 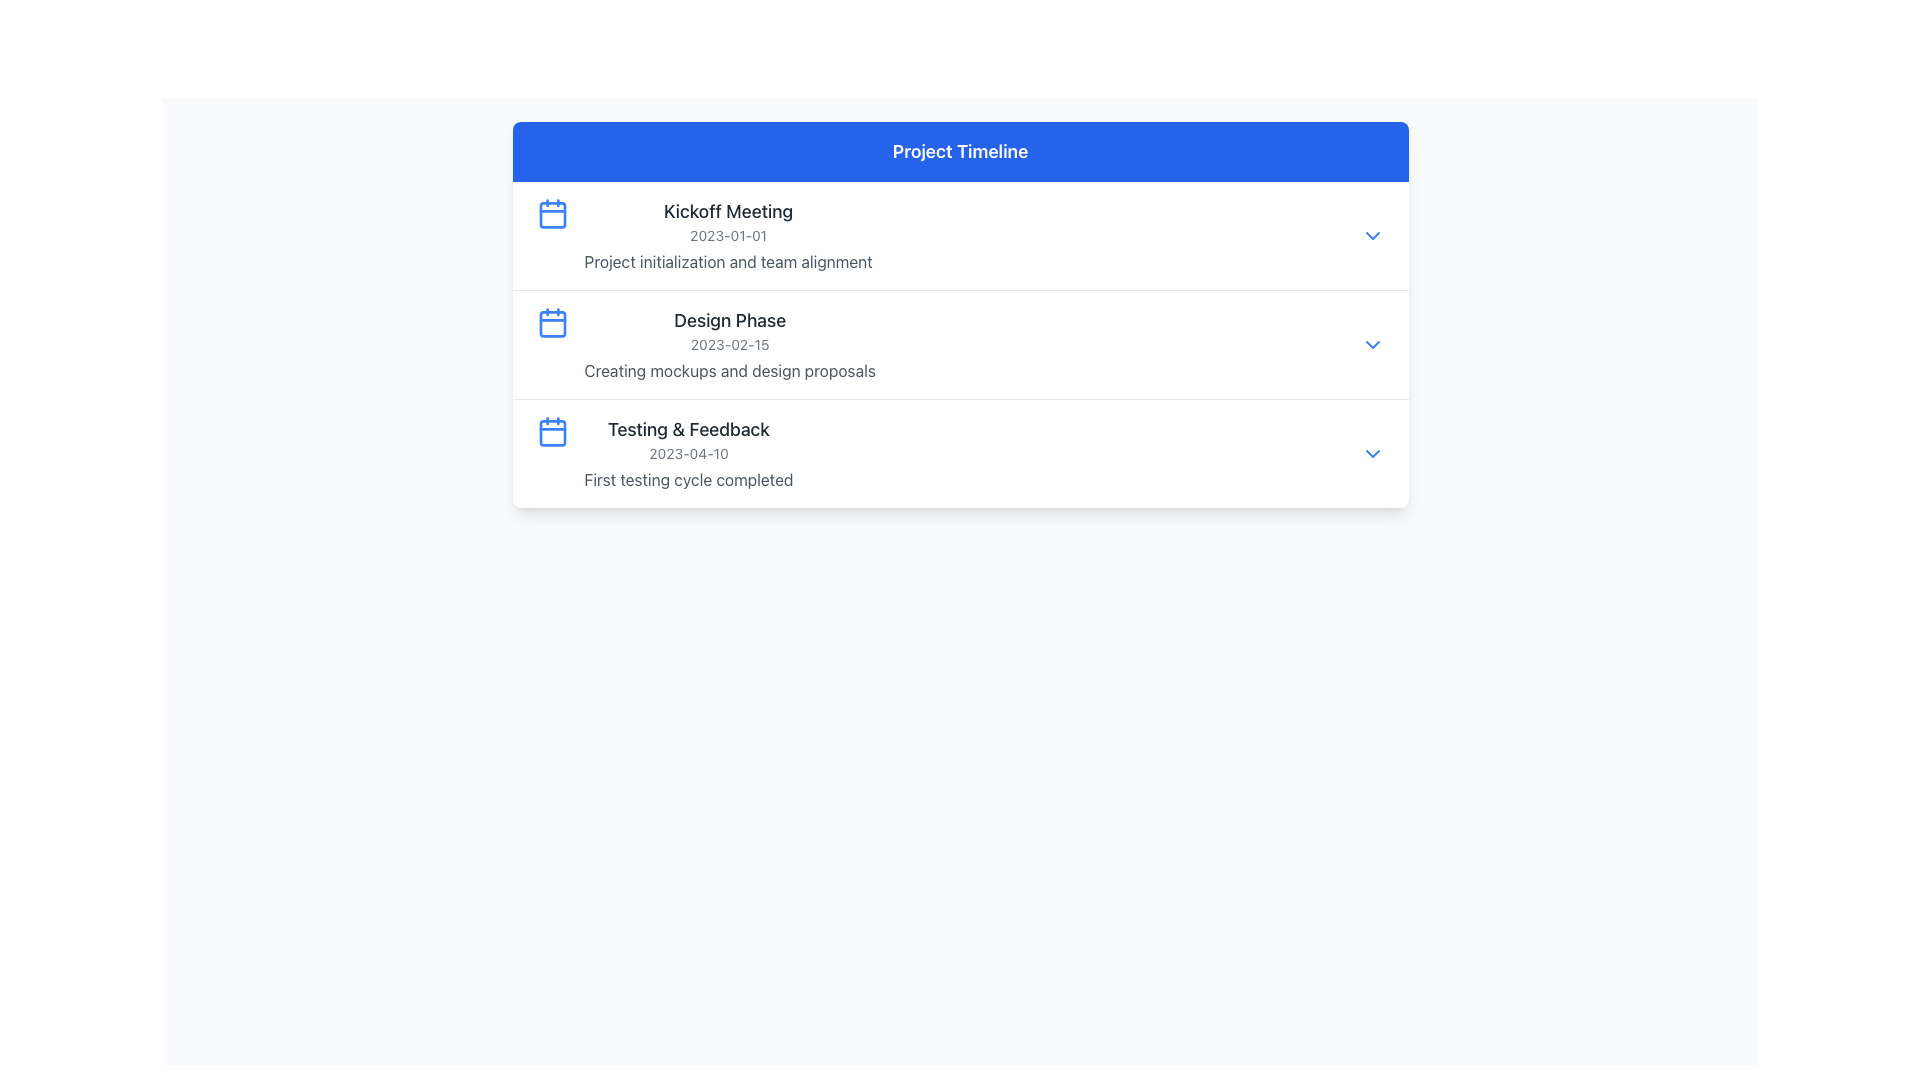 What do you see at coordinates (729, 319) in the screenshot?
I see `the Text Label that serves as a heading for the second entry of the timeline, positioned above the text '2023-02-15'` at bounding box center [729, 319].